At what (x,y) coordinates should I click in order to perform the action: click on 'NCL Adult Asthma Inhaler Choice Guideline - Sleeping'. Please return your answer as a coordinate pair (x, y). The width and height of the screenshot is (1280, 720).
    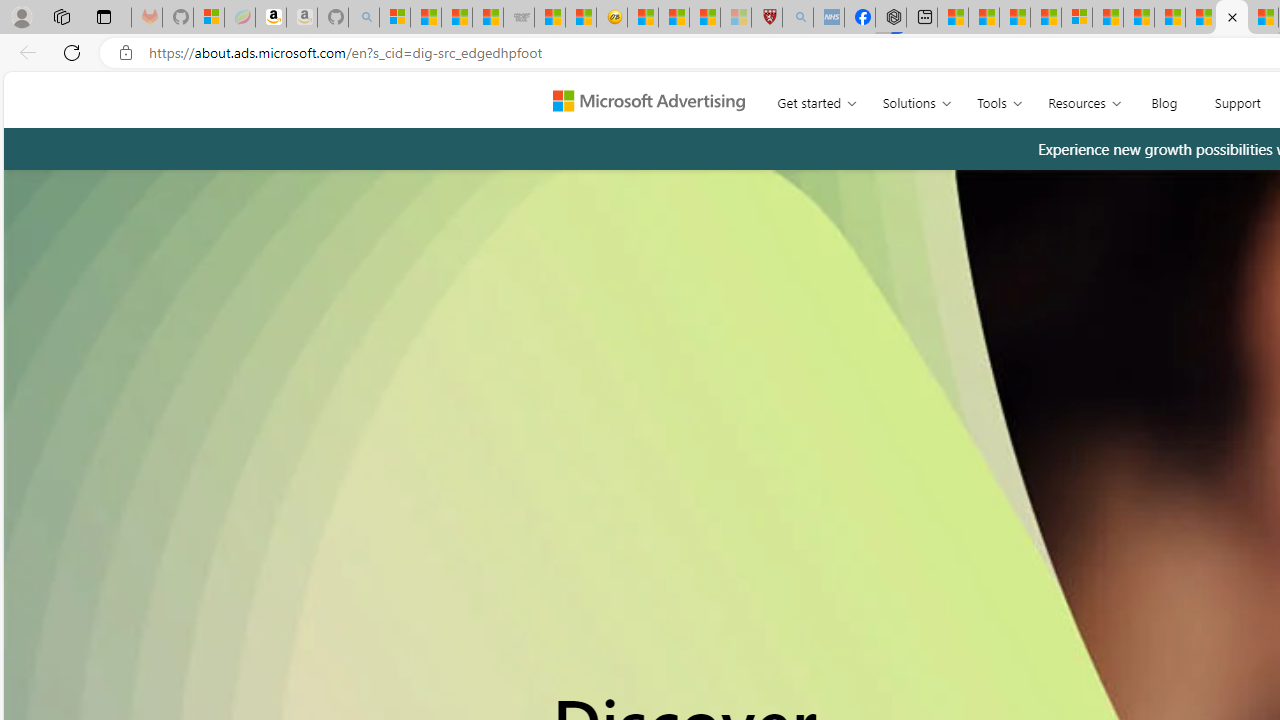
    Looking at the image, I should click on (828, 17).